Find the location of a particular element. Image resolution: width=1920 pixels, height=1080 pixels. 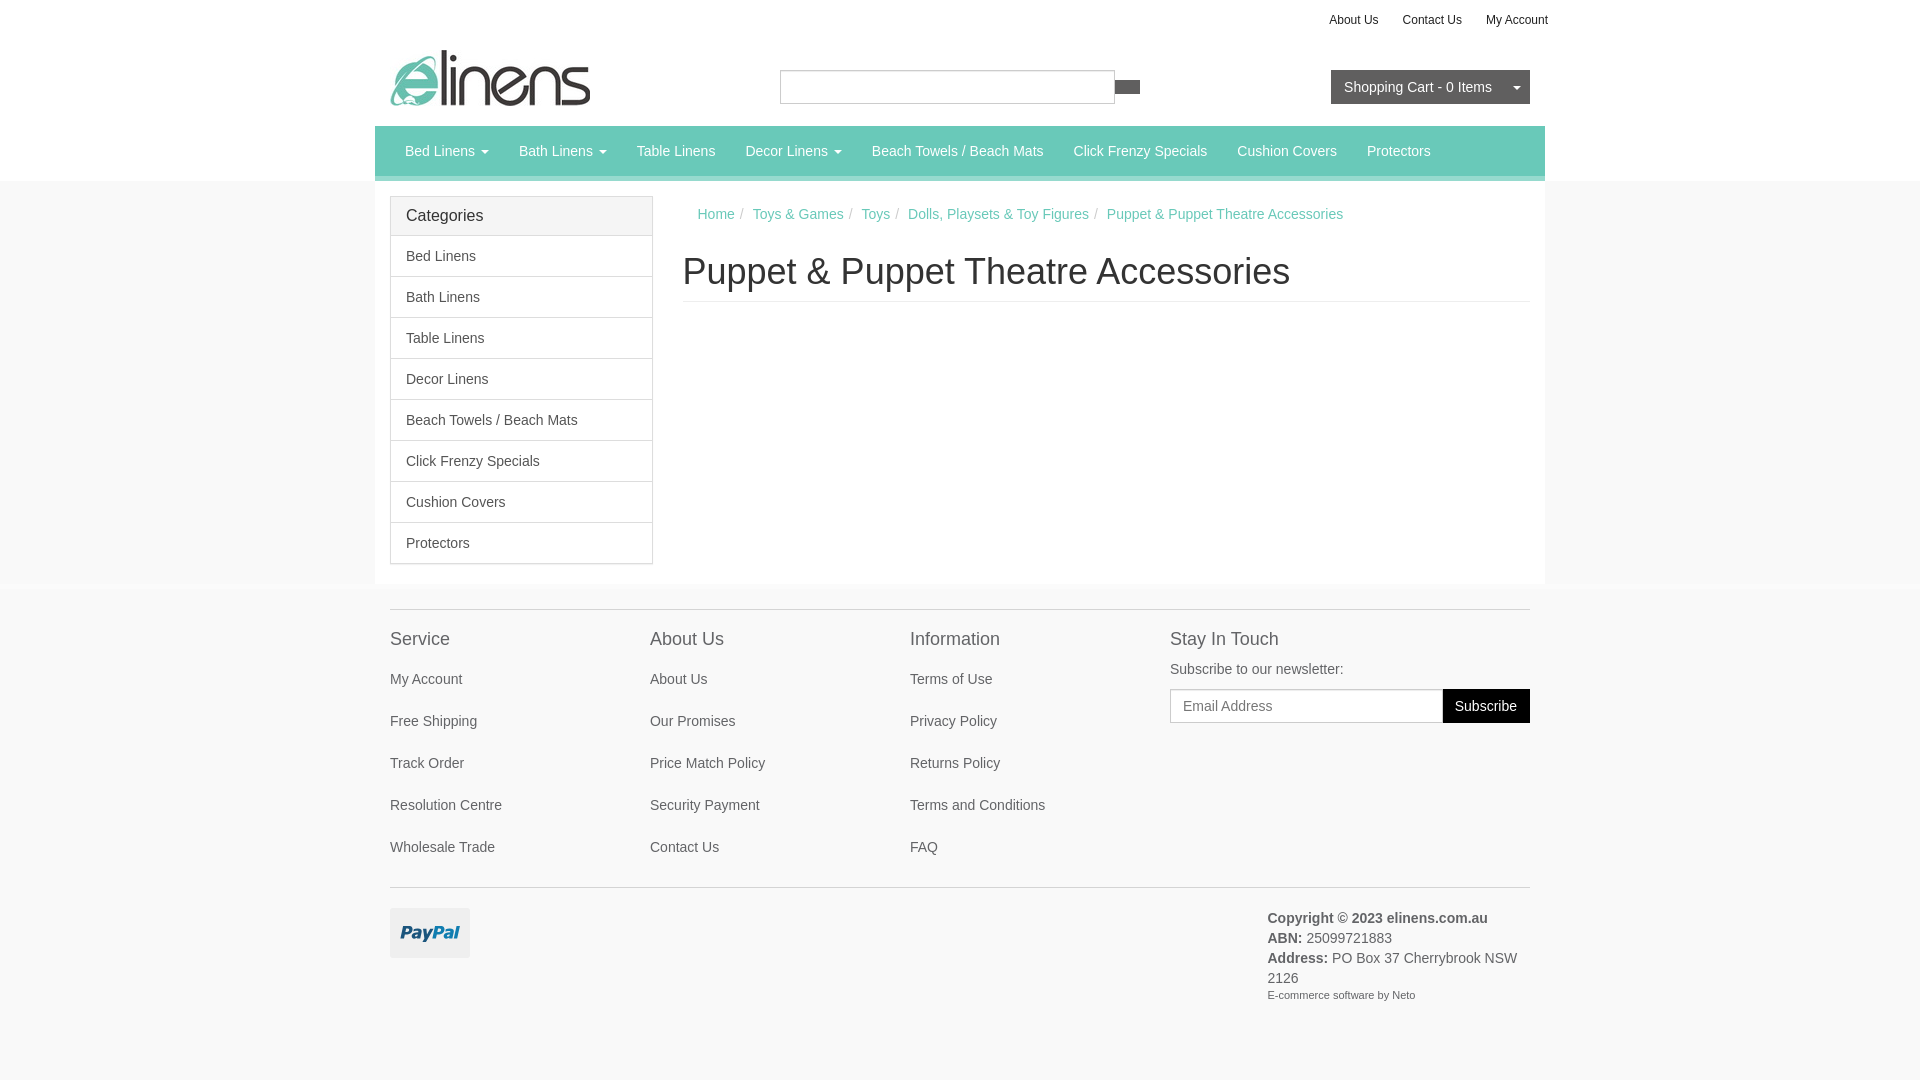

'Toys & Games' is located at coordinates (797, 213).